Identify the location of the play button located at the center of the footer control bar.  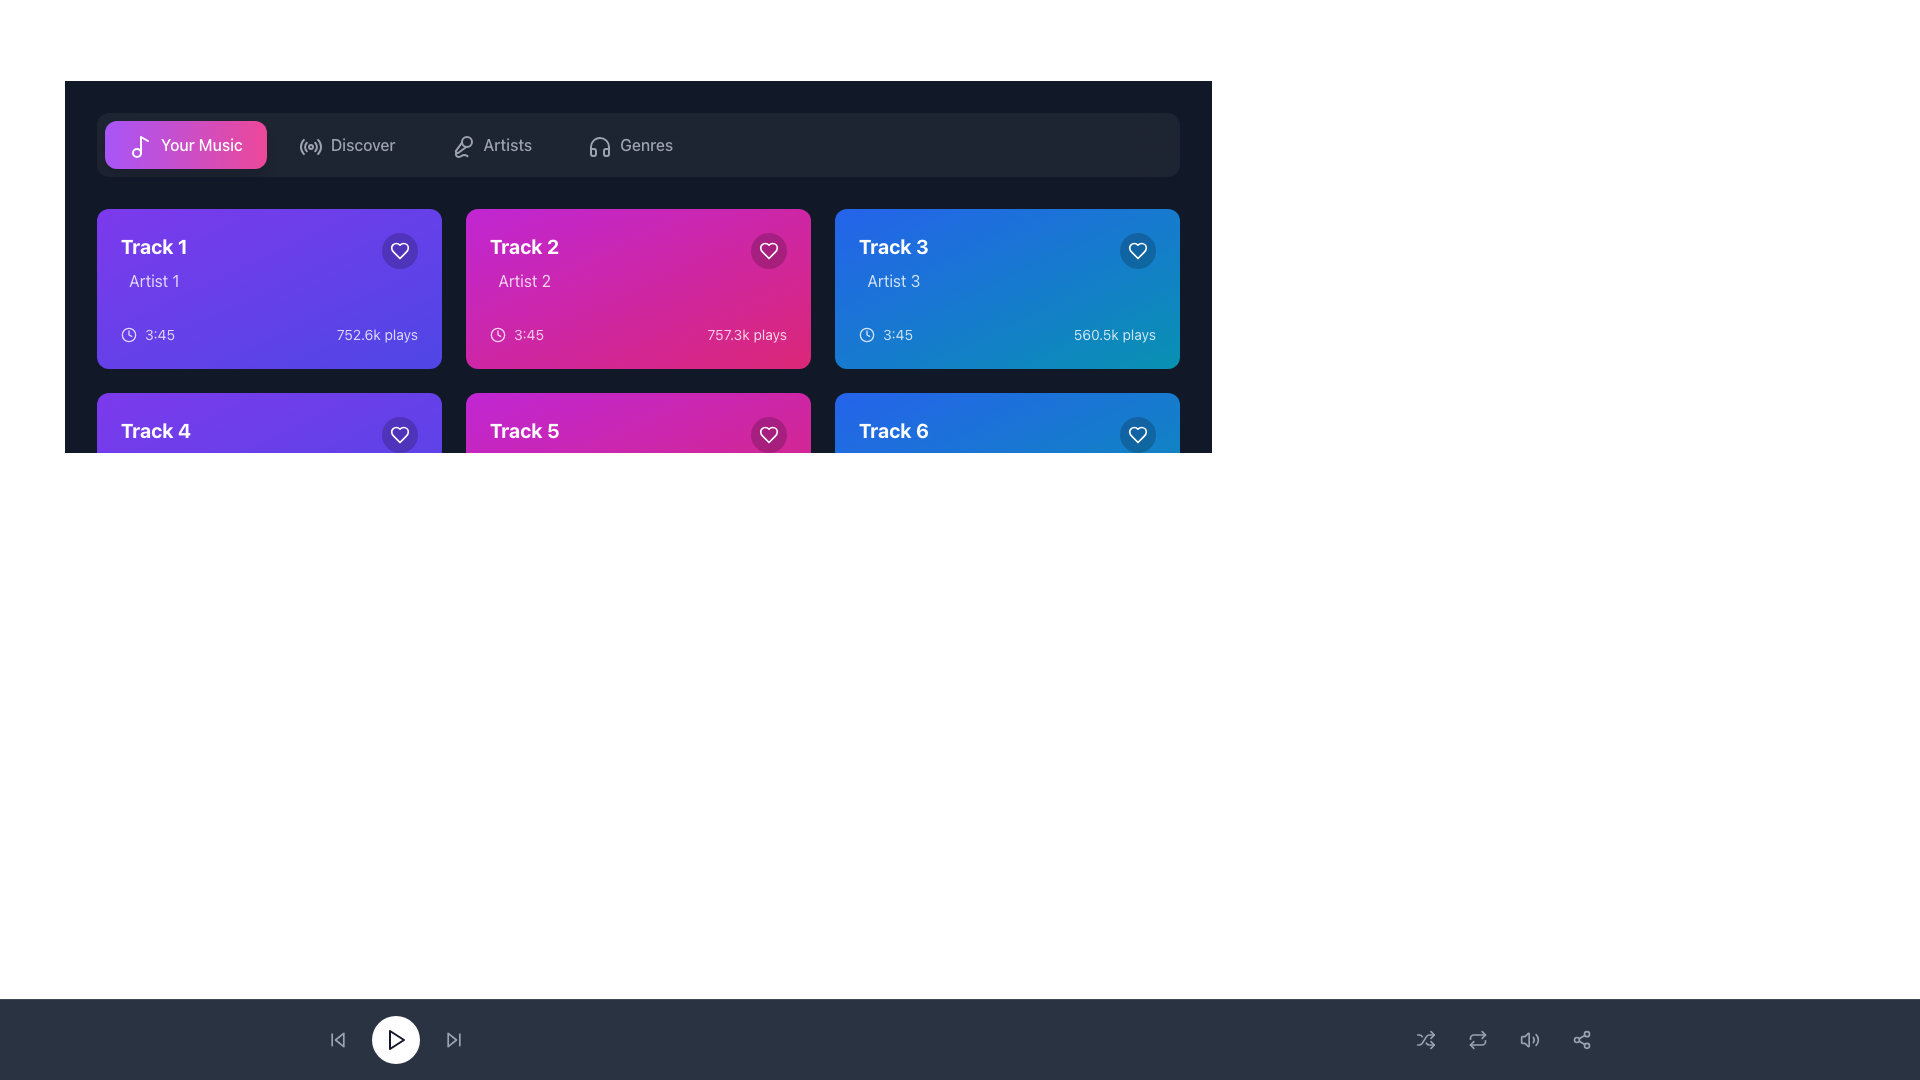
(395, 1039).